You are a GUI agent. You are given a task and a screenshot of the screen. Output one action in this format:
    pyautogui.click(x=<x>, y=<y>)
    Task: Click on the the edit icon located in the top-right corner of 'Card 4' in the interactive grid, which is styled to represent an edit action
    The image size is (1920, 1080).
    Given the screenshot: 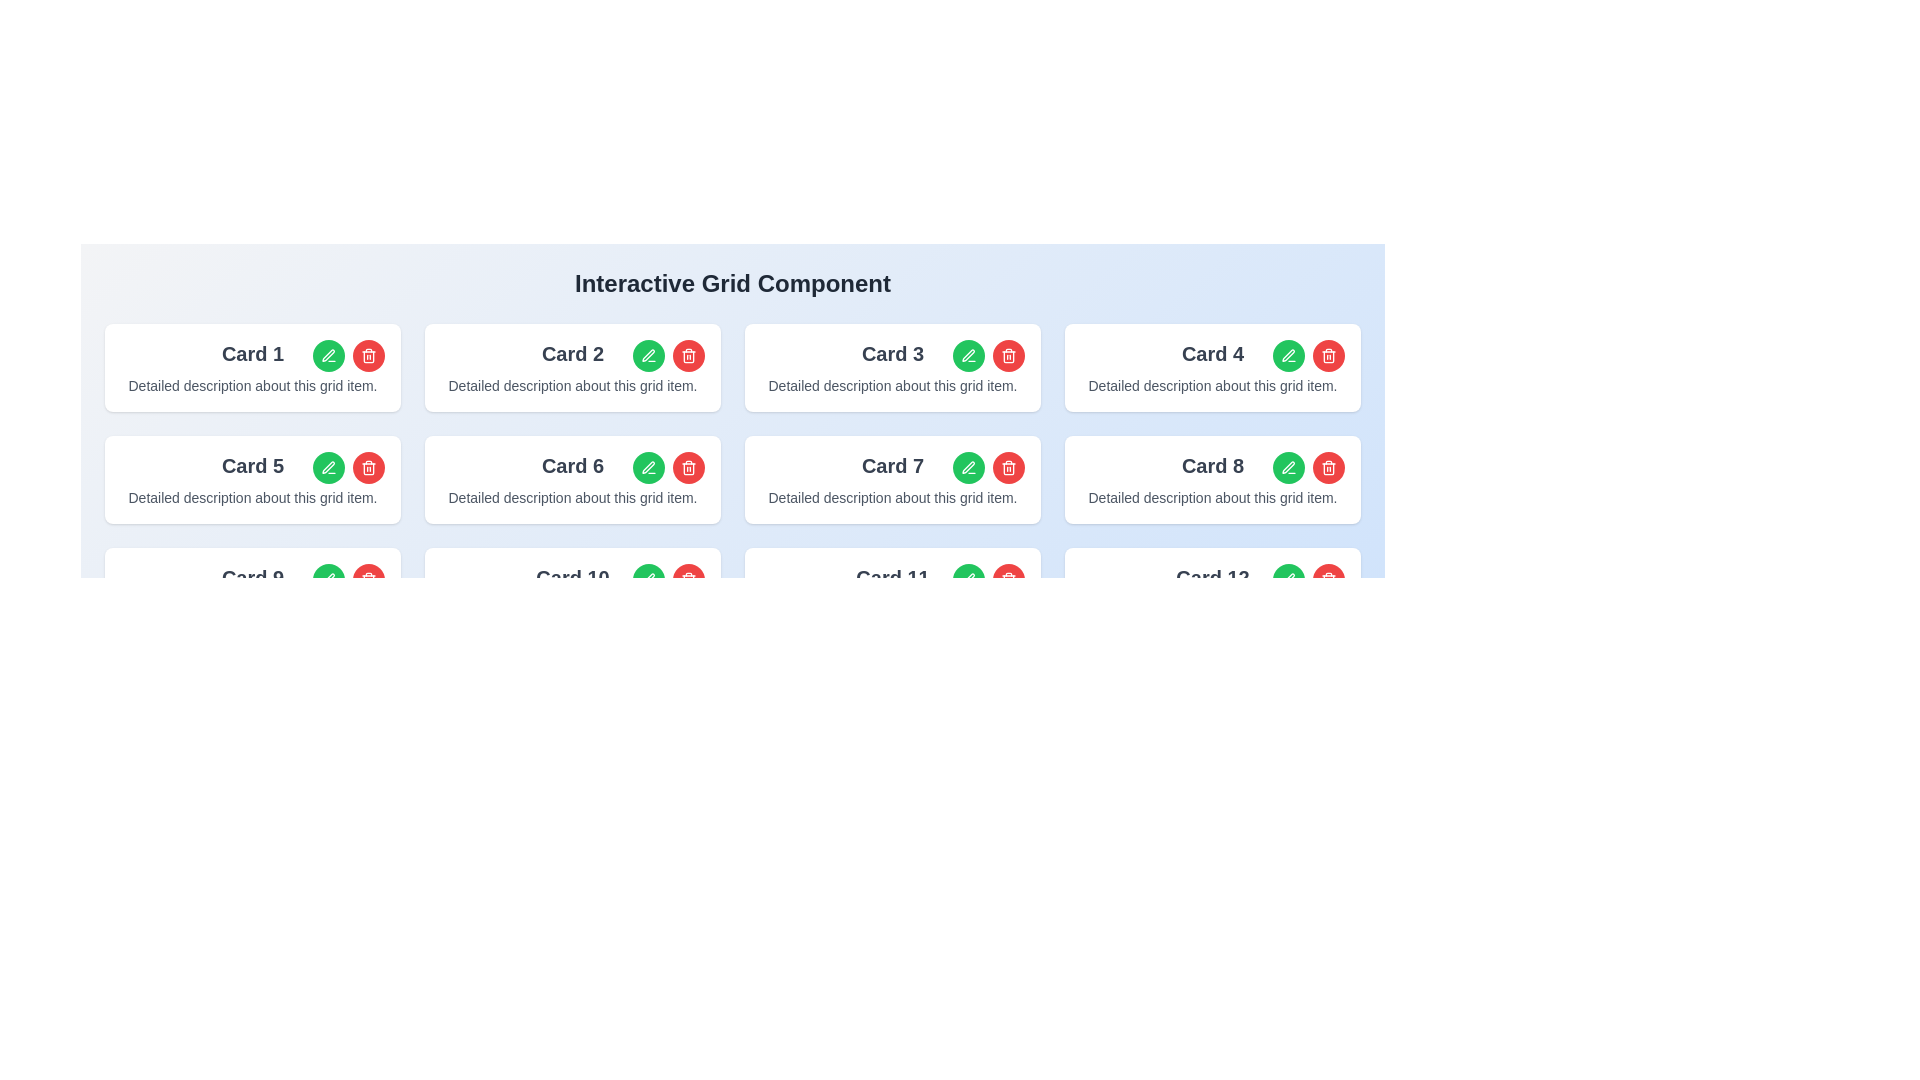 What is the action you would take?
    pyautogui.click(x=1288, y=354)
    